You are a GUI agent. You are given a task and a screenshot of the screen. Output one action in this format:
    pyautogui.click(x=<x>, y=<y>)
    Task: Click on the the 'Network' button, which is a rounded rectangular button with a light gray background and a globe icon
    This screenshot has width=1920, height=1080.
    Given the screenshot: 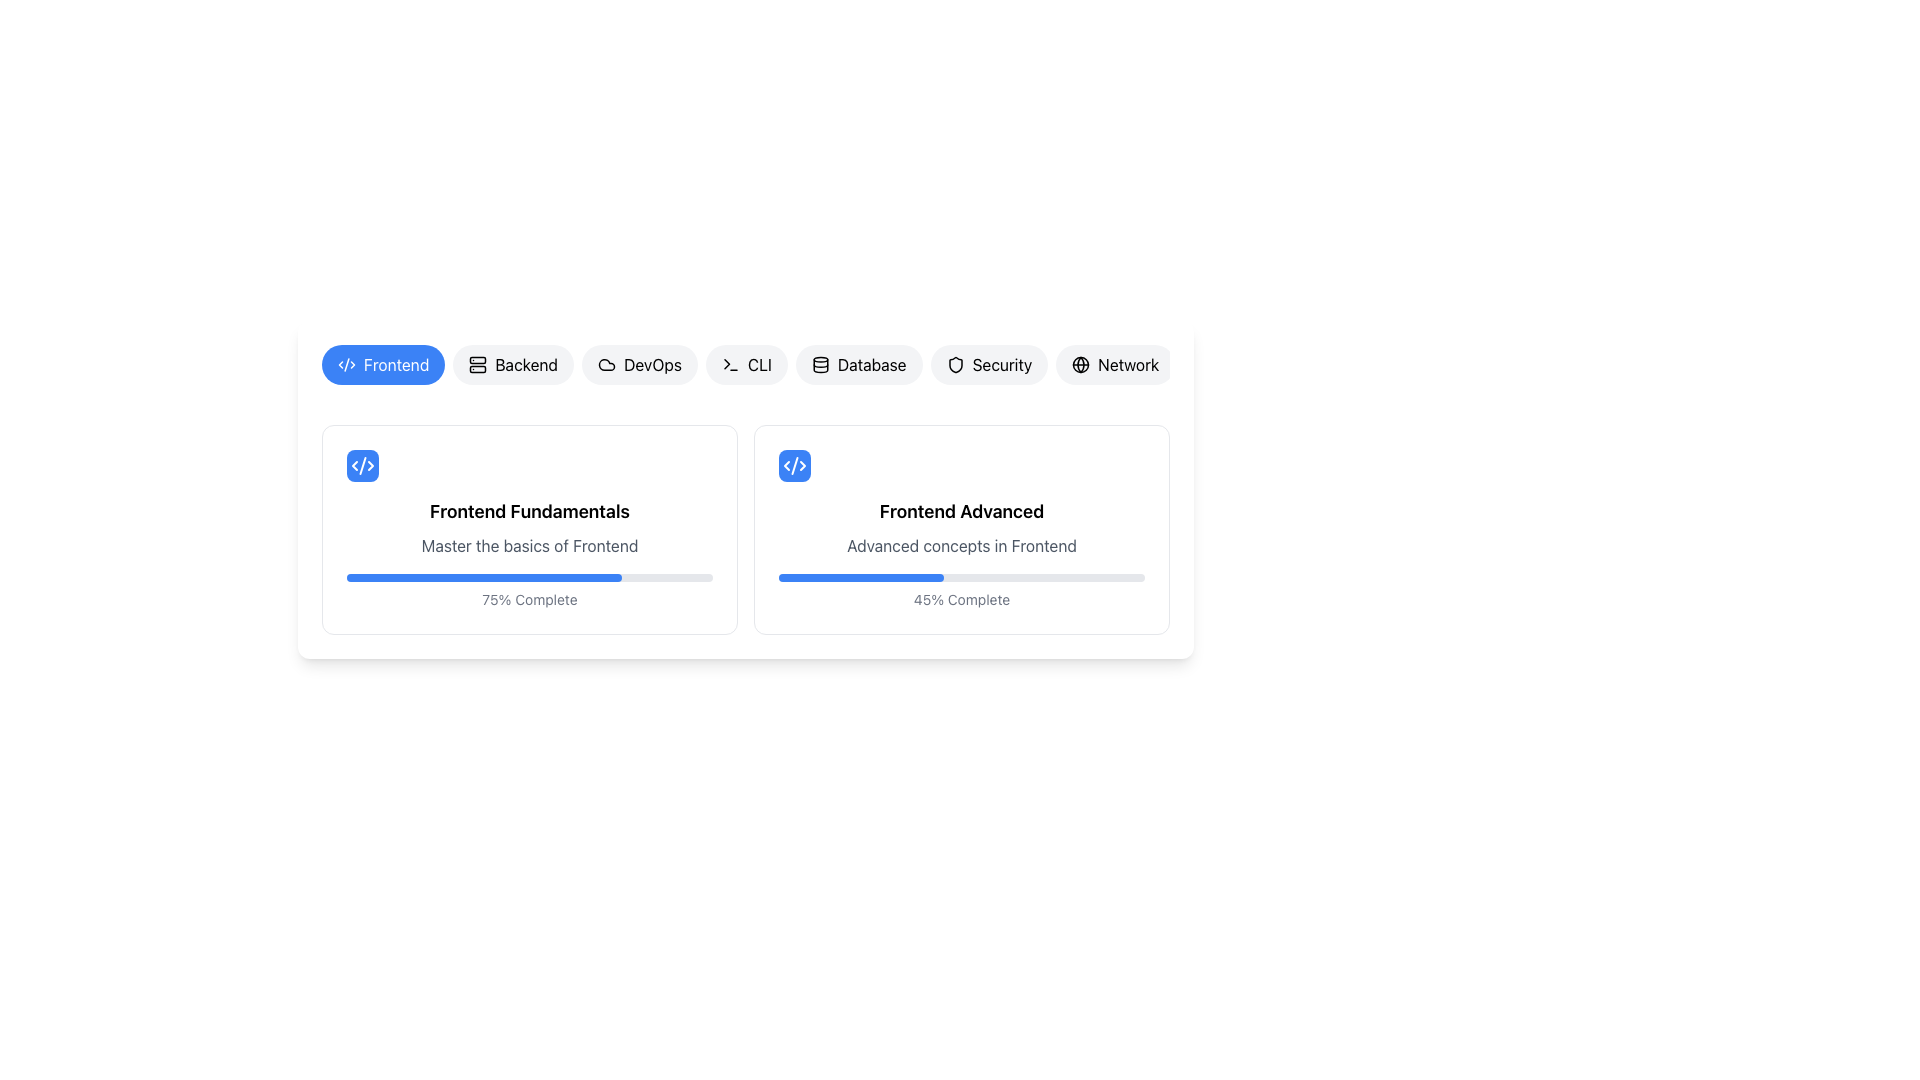 What is the action you would take?
    pyautogui.click(x=1114, y=365)
    